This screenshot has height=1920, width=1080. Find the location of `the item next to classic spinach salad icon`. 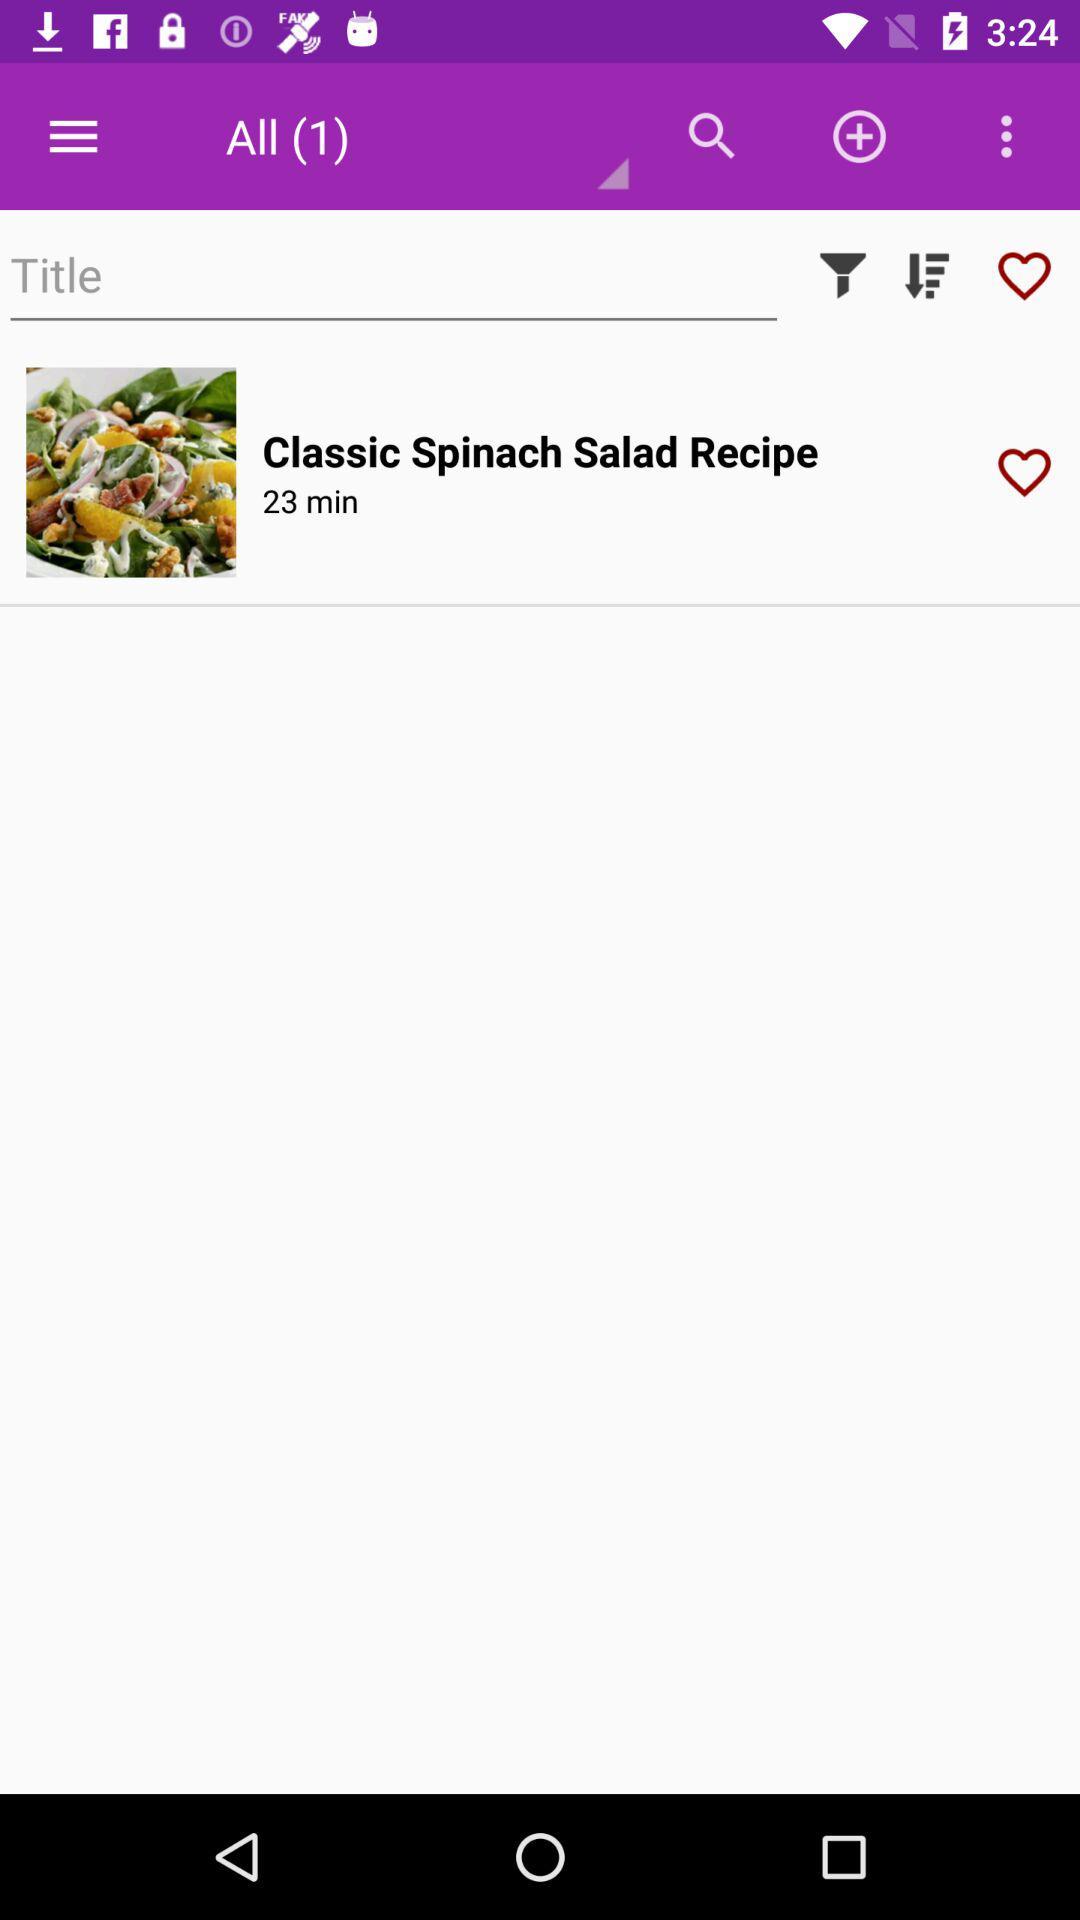

the item next to classic spinach salad icon is located at coordinates (131, 471).